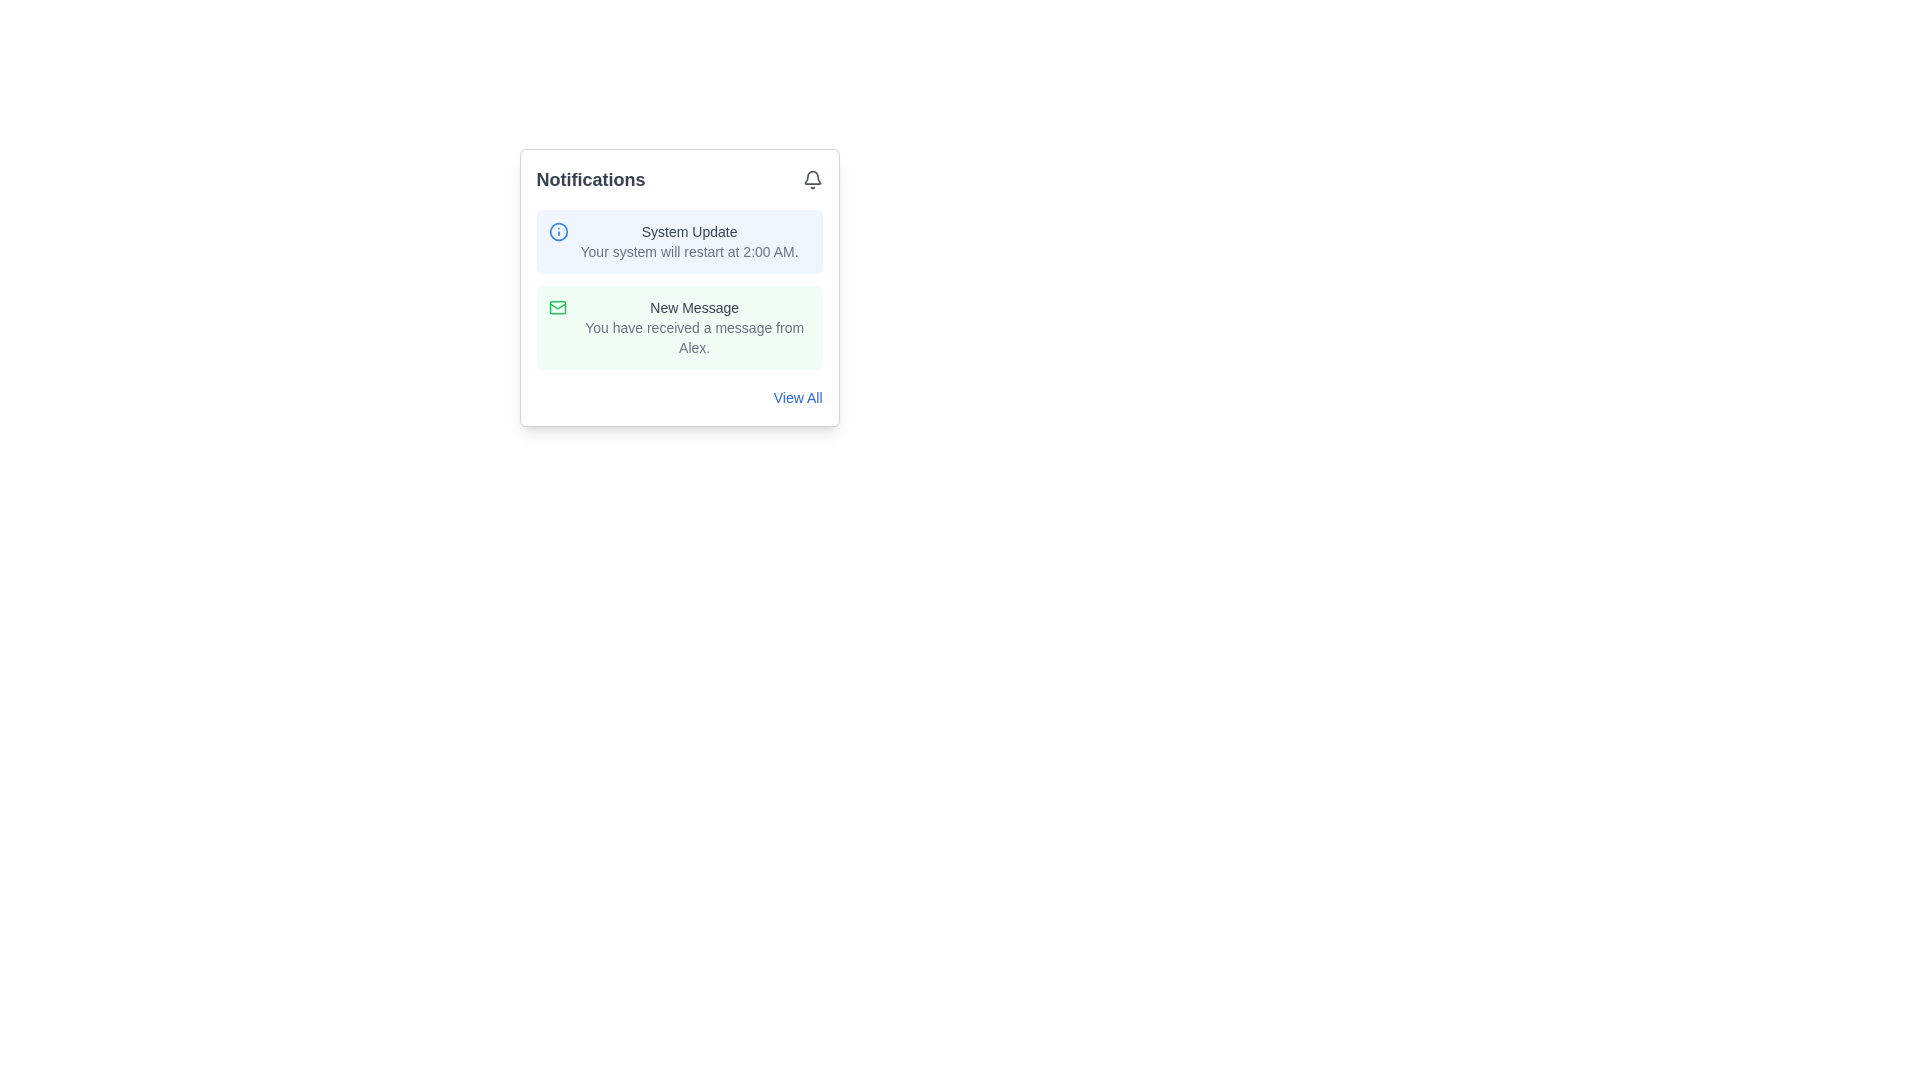 The image size is (1920, 1080). What do you see at coordinates (589, 180) in the screenshot?
I see `the heading label of the notification card, which is positioned at the top-left corner of the card with a bell icon to its right` at bounding box center [589, 180].